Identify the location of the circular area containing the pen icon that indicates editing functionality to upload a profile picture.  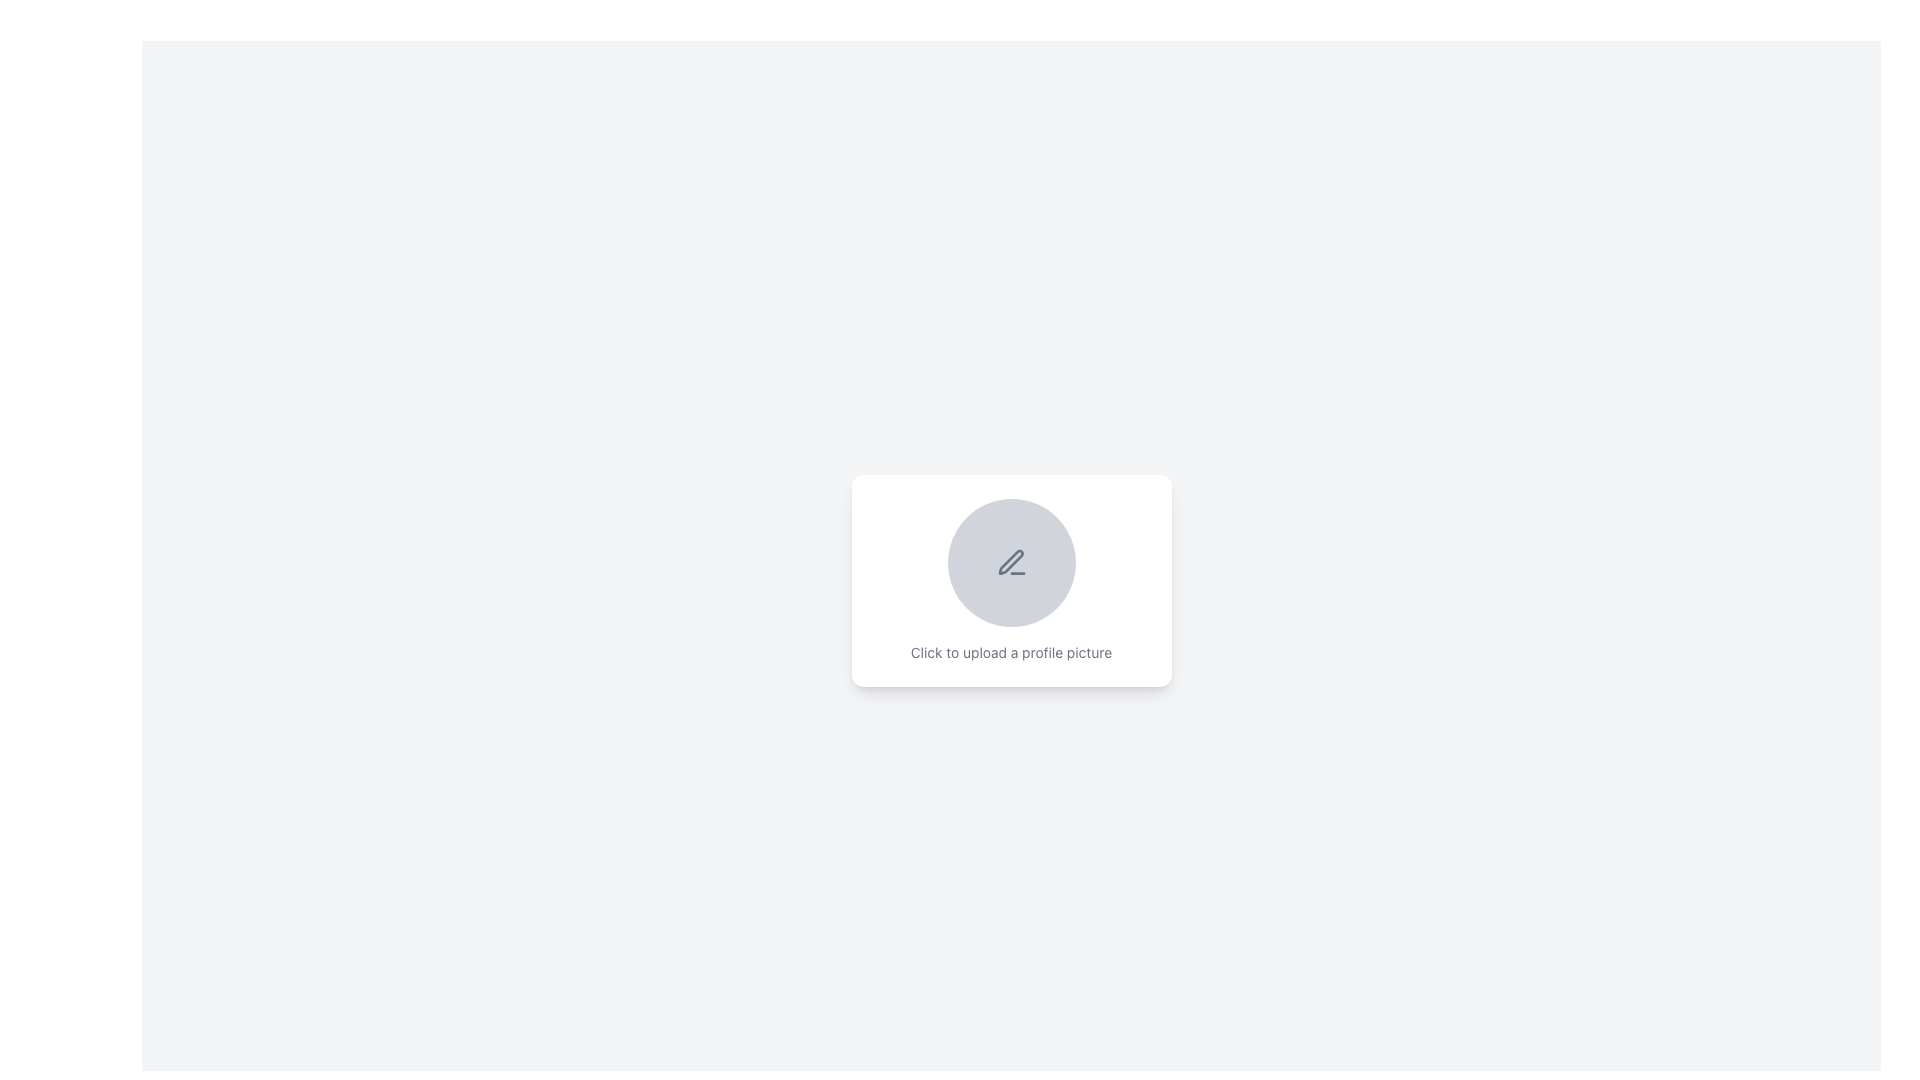
(1011, 563).